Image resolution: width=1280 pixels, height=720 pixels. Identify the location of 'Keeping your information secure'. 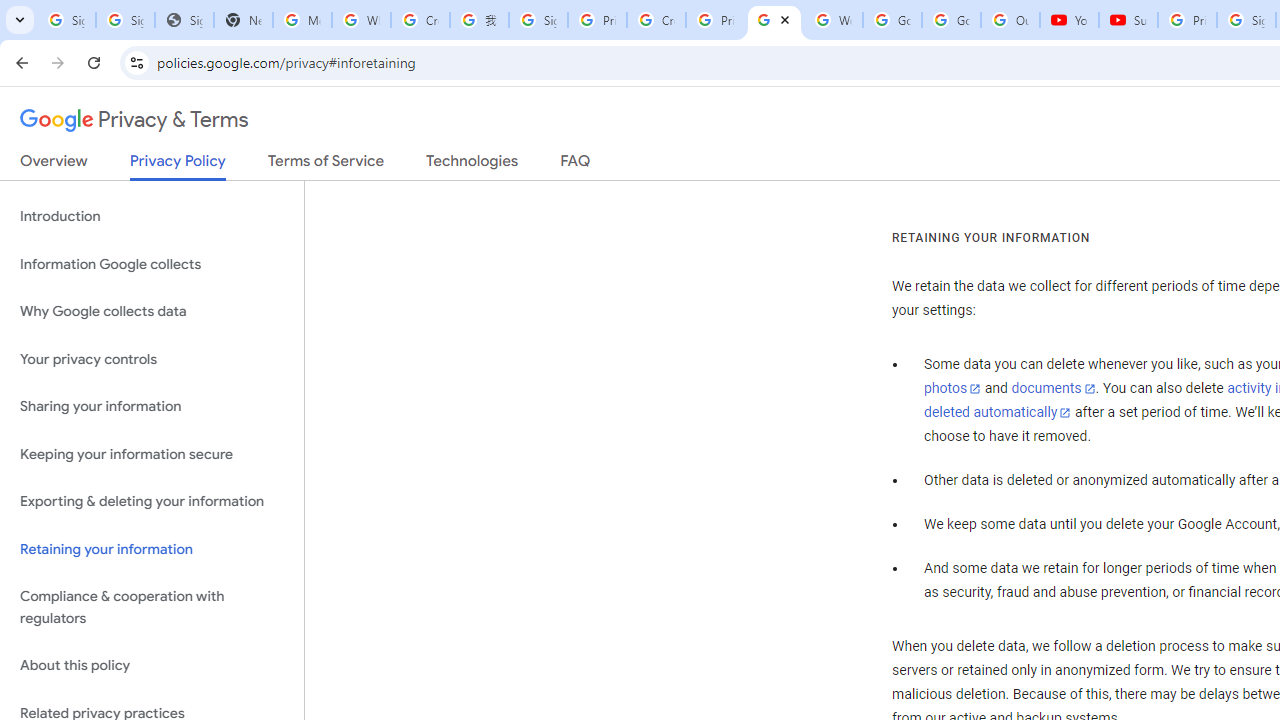
(151, 454).